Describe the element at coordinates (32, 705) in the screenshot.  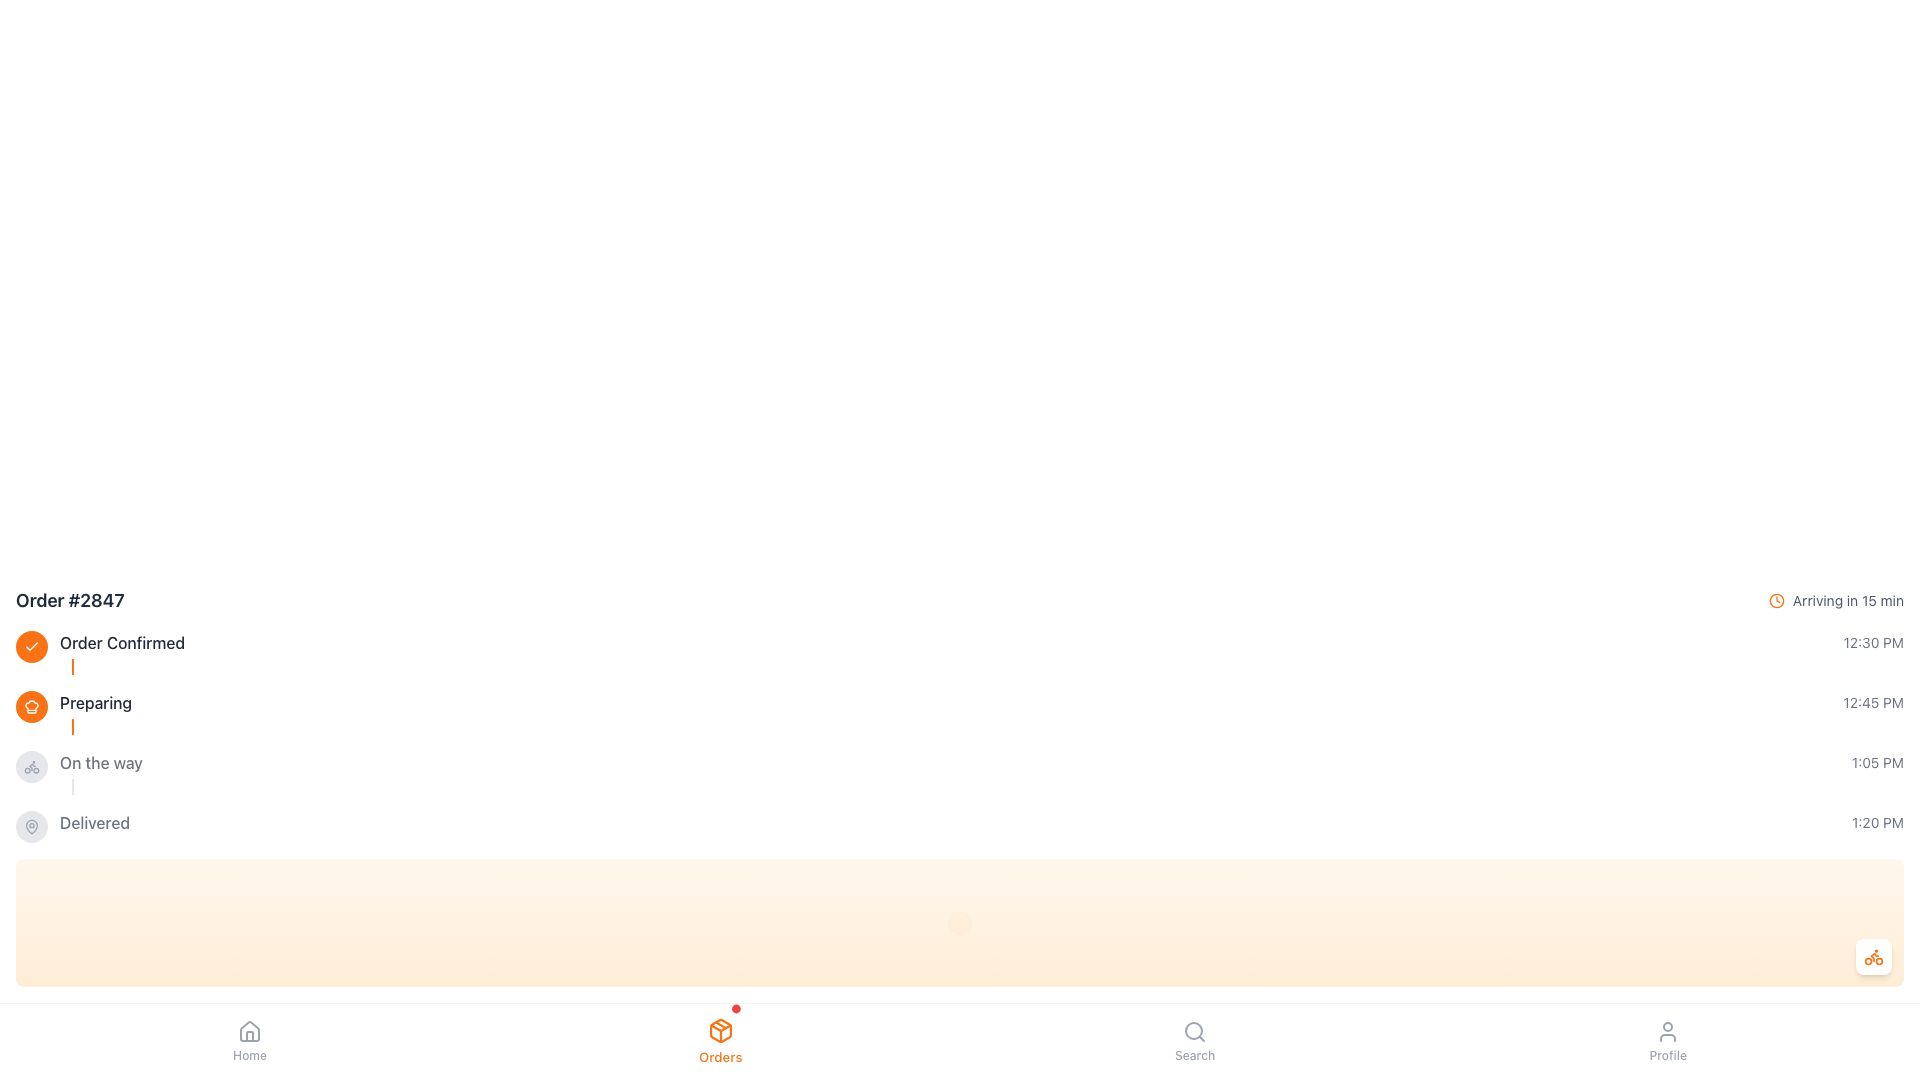
I see `the circular button with an orange background and a white chef hat icon located in the second row of the status tracker, above 'On the way' and below 'Order Confirmed'` at that location.